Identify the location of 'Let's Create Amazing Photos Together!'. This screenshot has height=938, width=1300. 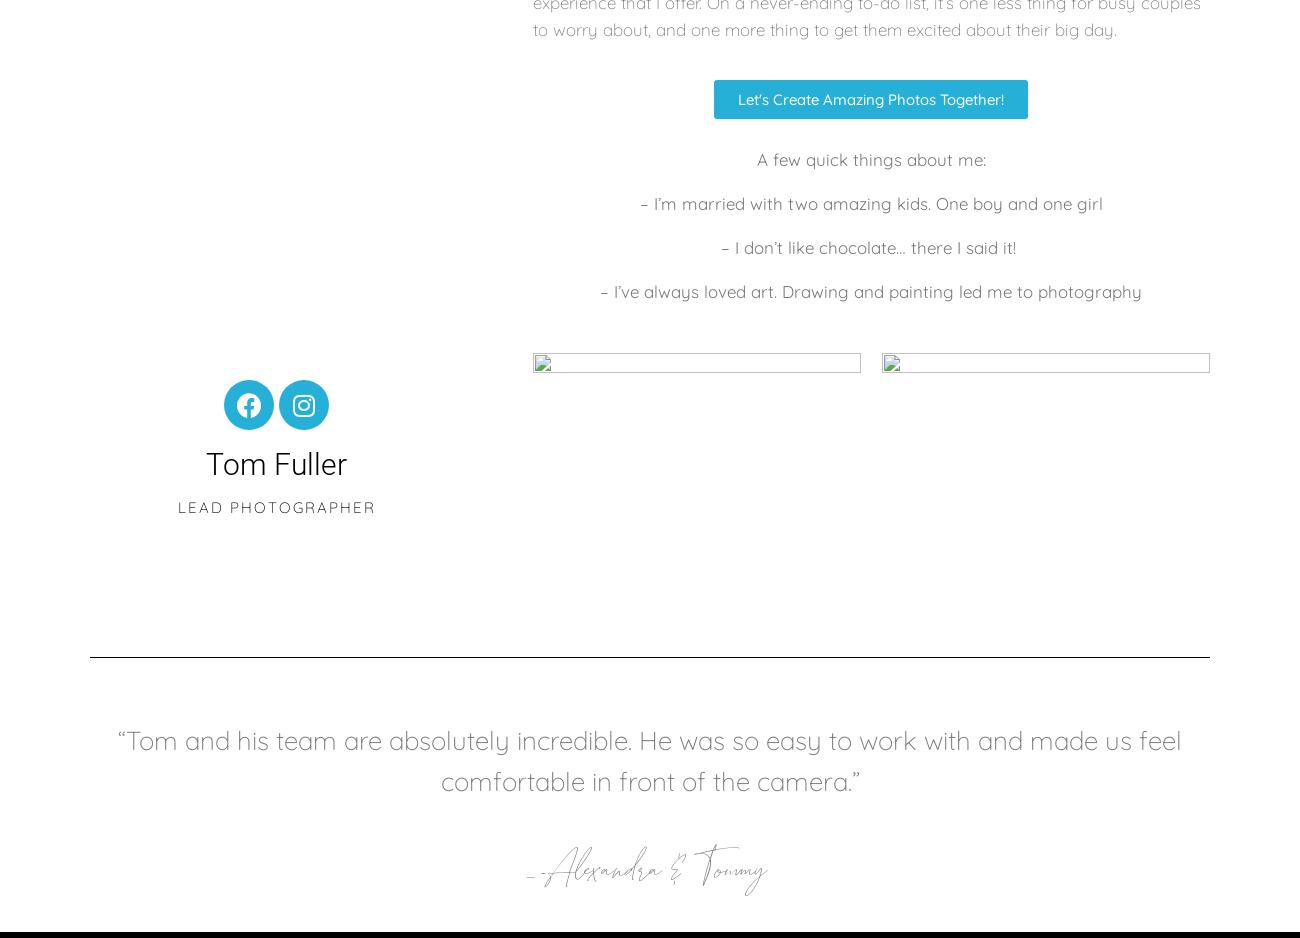
(870, 98).